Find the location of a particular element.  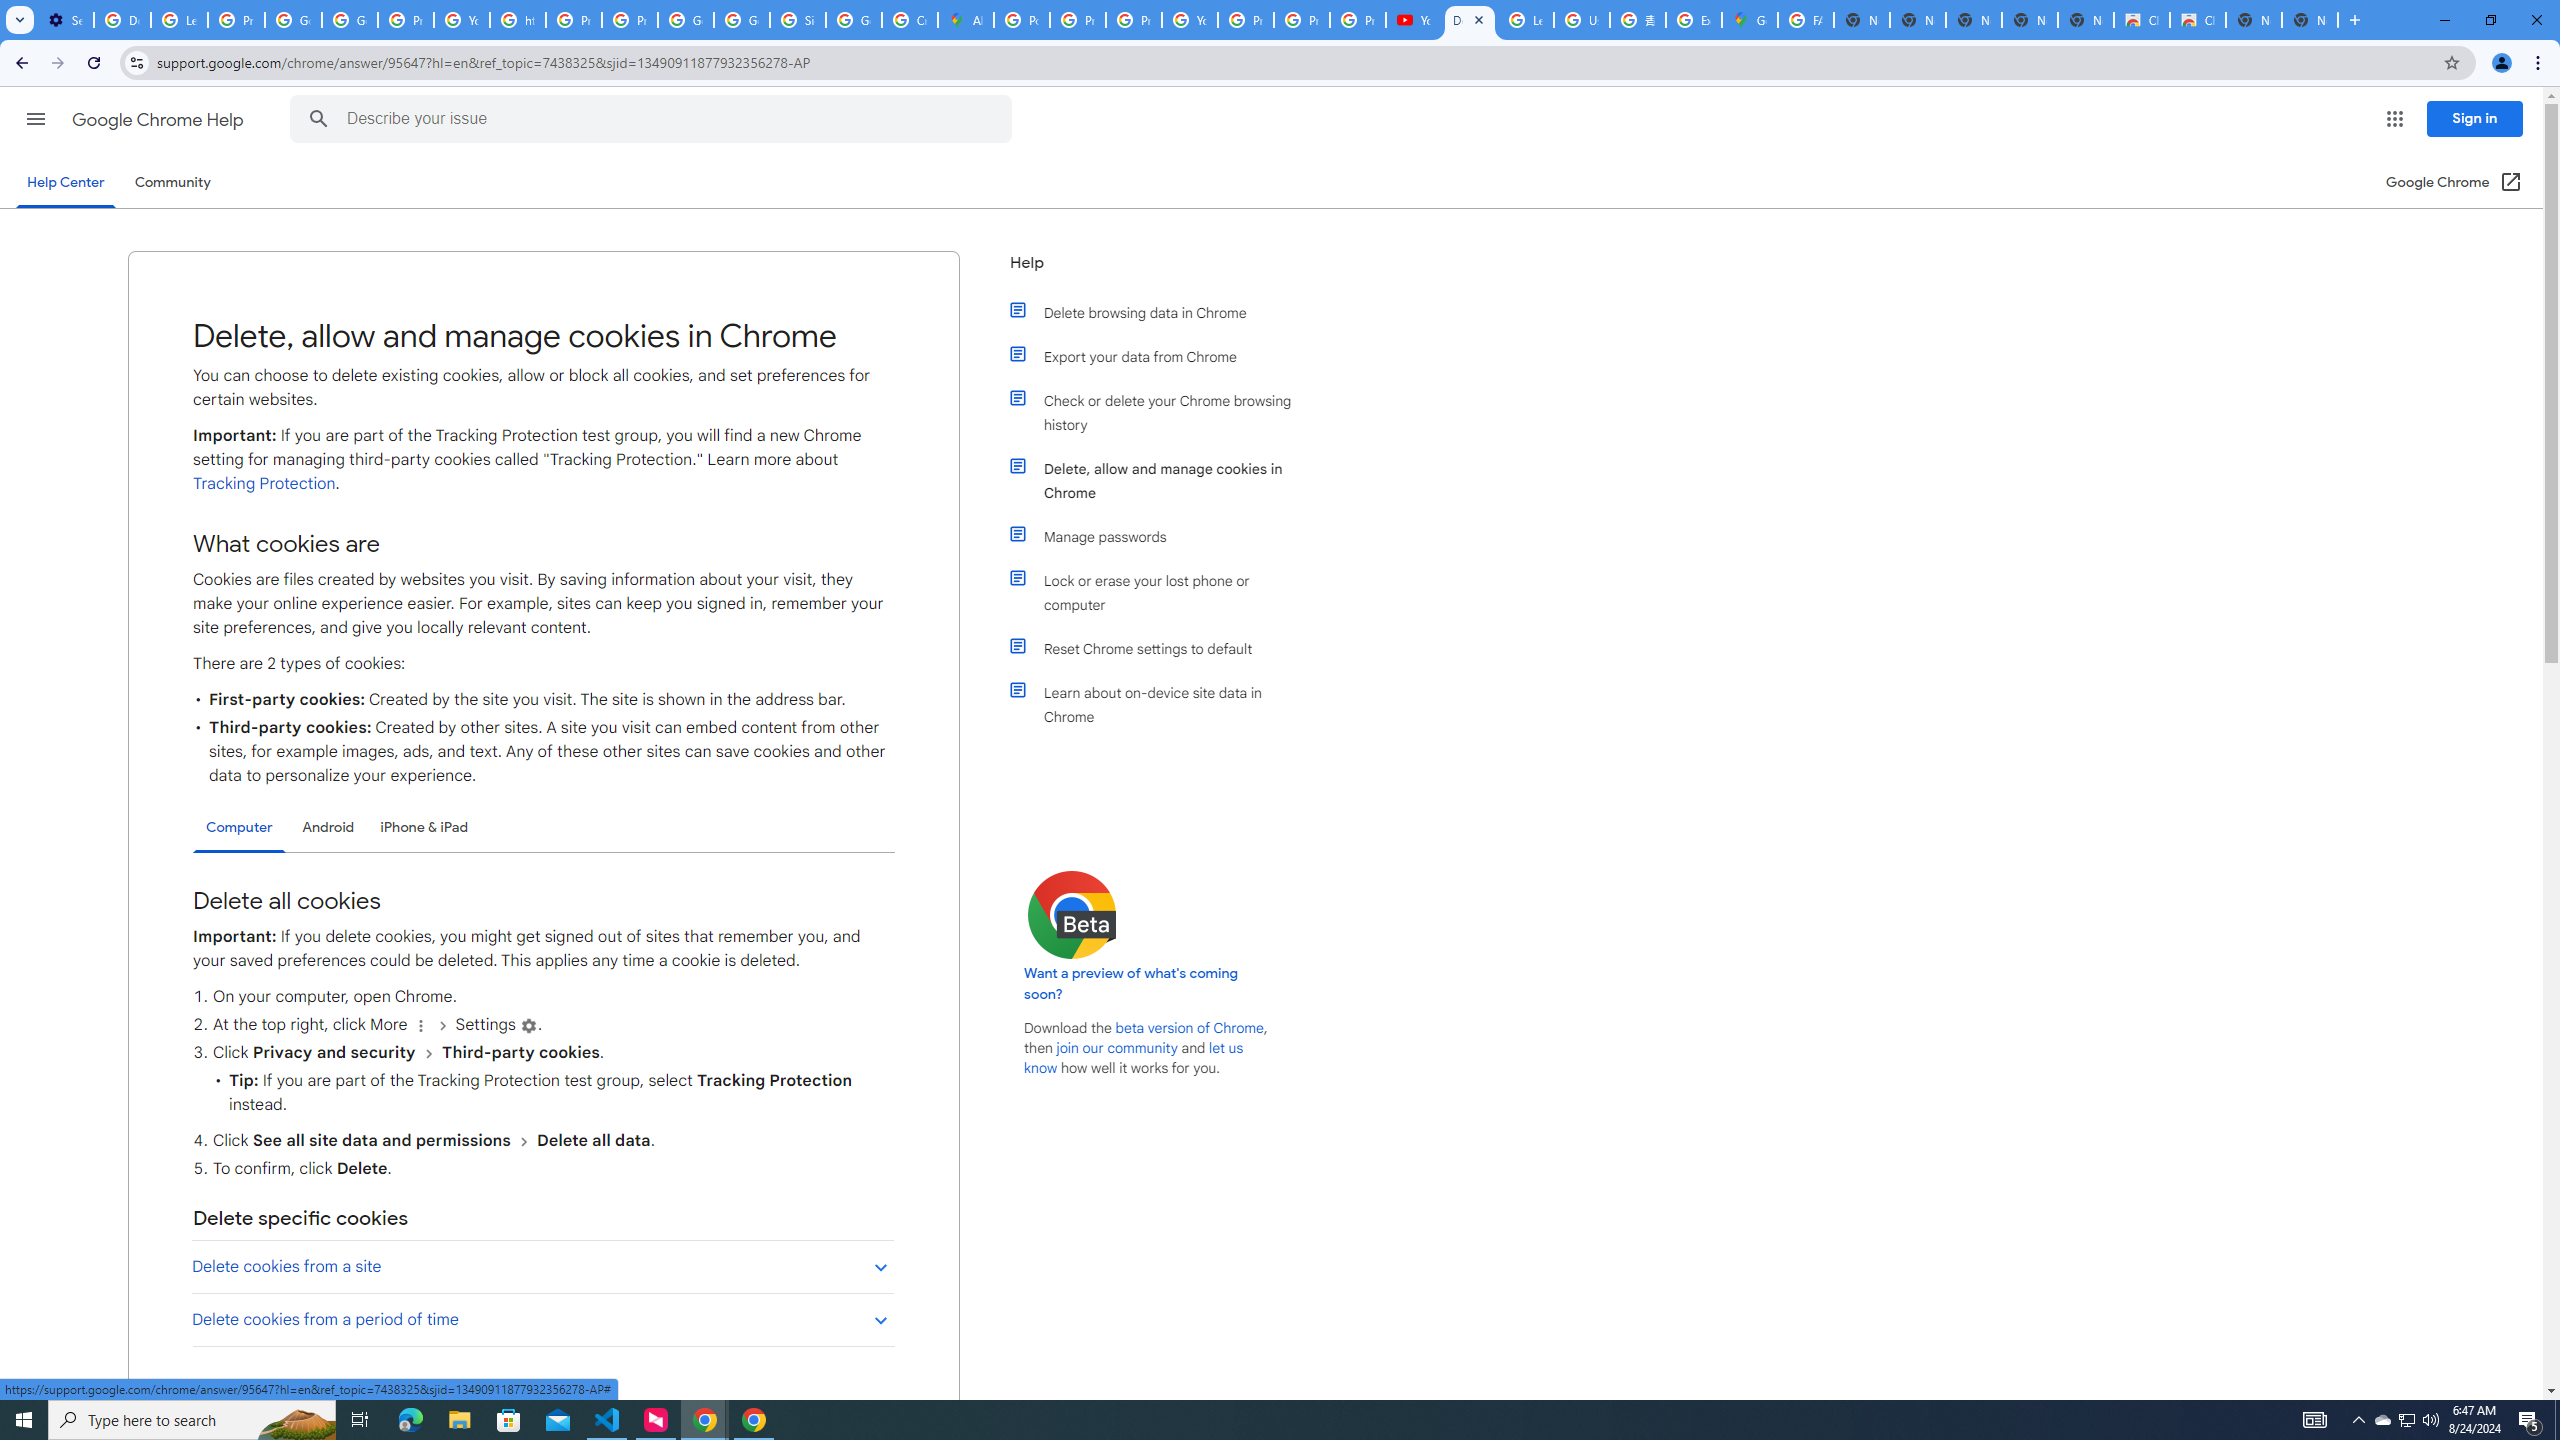

'let us know' is located at coordinates (1133, 1057).